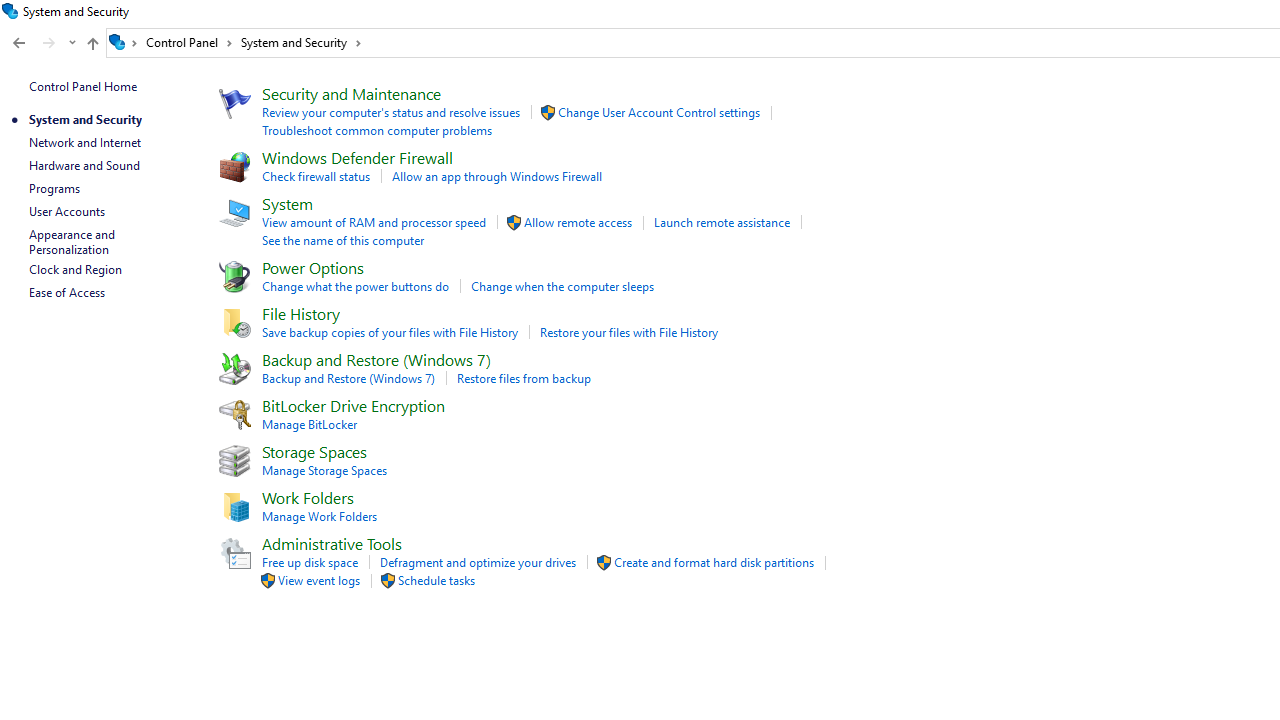  What do you see at coordinates (54, 188) in the screenshot?
I see `'Programs'` at bounding box center [54, 188].